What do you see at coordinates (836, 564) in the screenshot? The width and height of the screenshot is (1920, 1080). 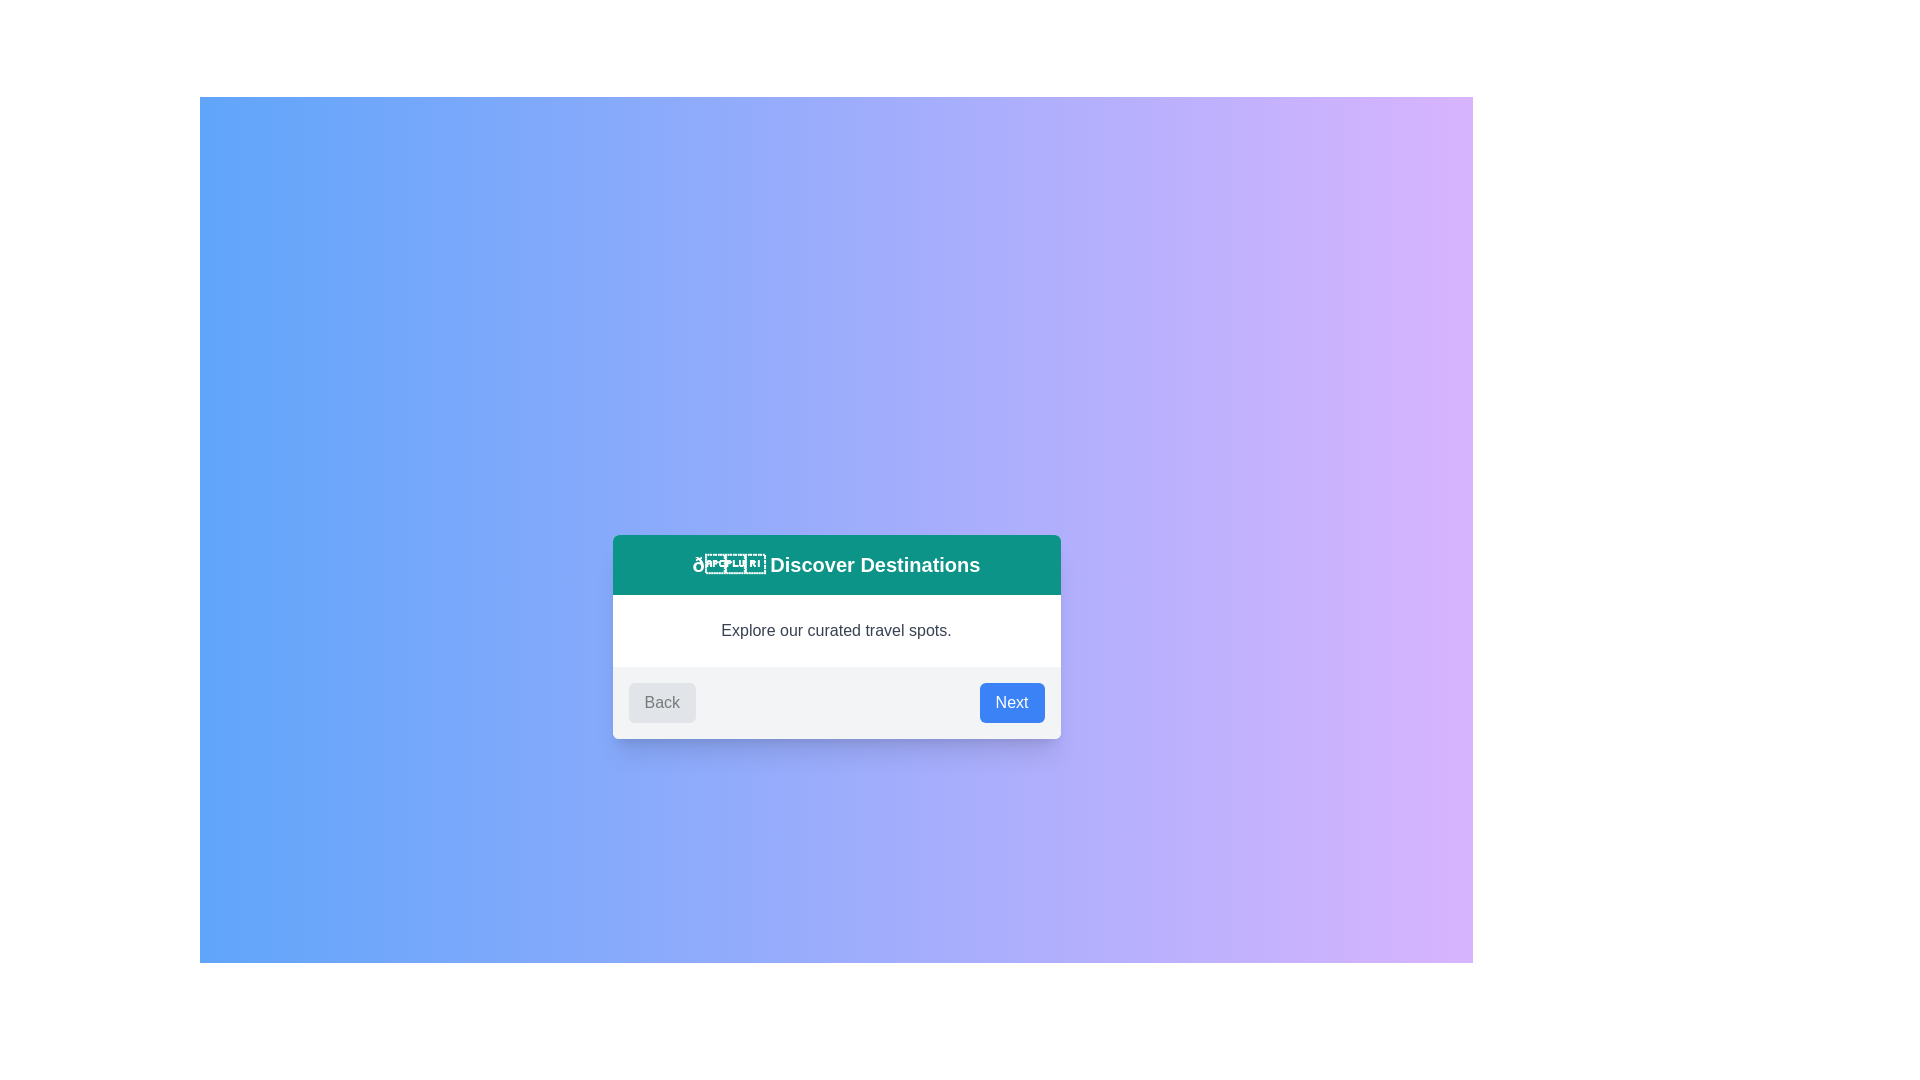 I see `the Header element with a teal background and white bold text that displays 'Discover Destinations' and an emoji, located above the 'Explore our curated travel spots' section` at bounding box center [836, 564].